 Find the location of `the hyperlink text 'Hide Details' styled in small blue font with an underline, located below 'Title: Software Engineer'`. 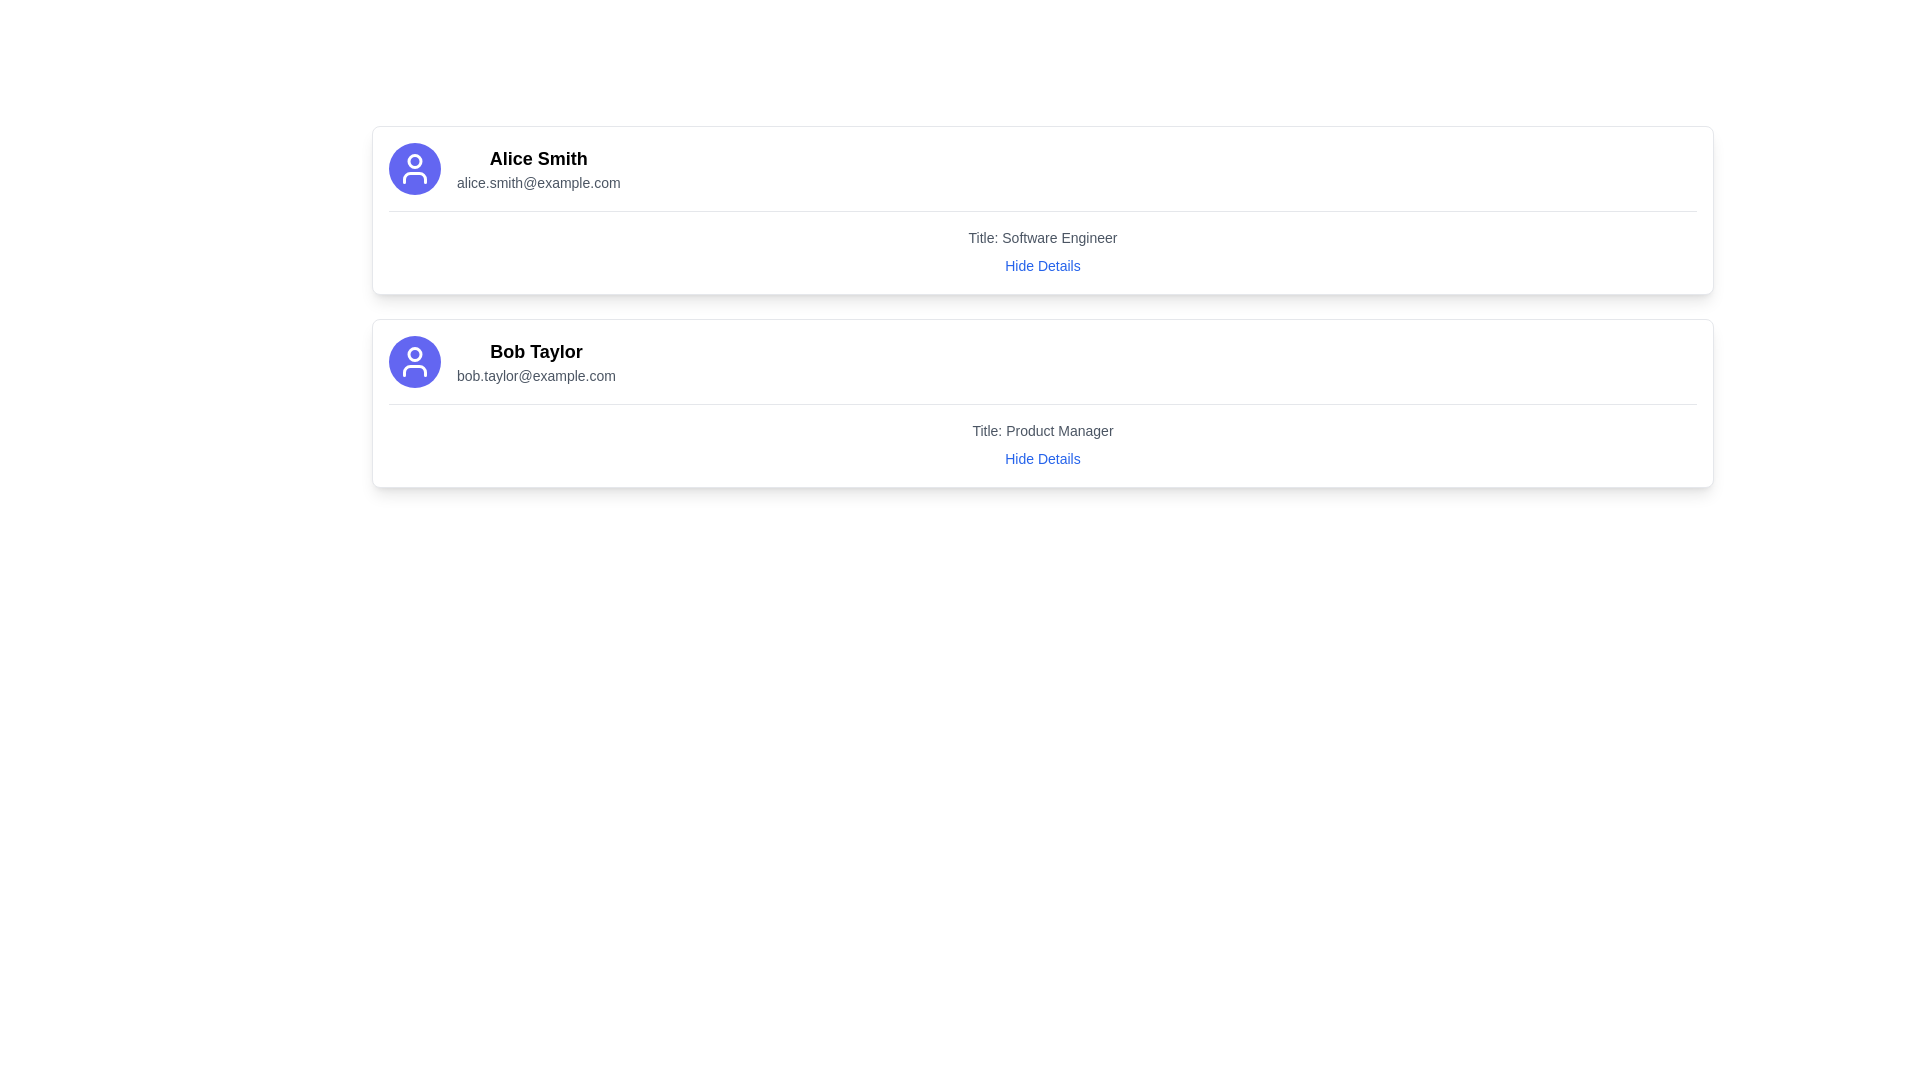

the hyperlink text 'Hide Details' styled in small blue font with an underline, located below 'Title: Software Engineer' is located at coordinates (1041, 265).